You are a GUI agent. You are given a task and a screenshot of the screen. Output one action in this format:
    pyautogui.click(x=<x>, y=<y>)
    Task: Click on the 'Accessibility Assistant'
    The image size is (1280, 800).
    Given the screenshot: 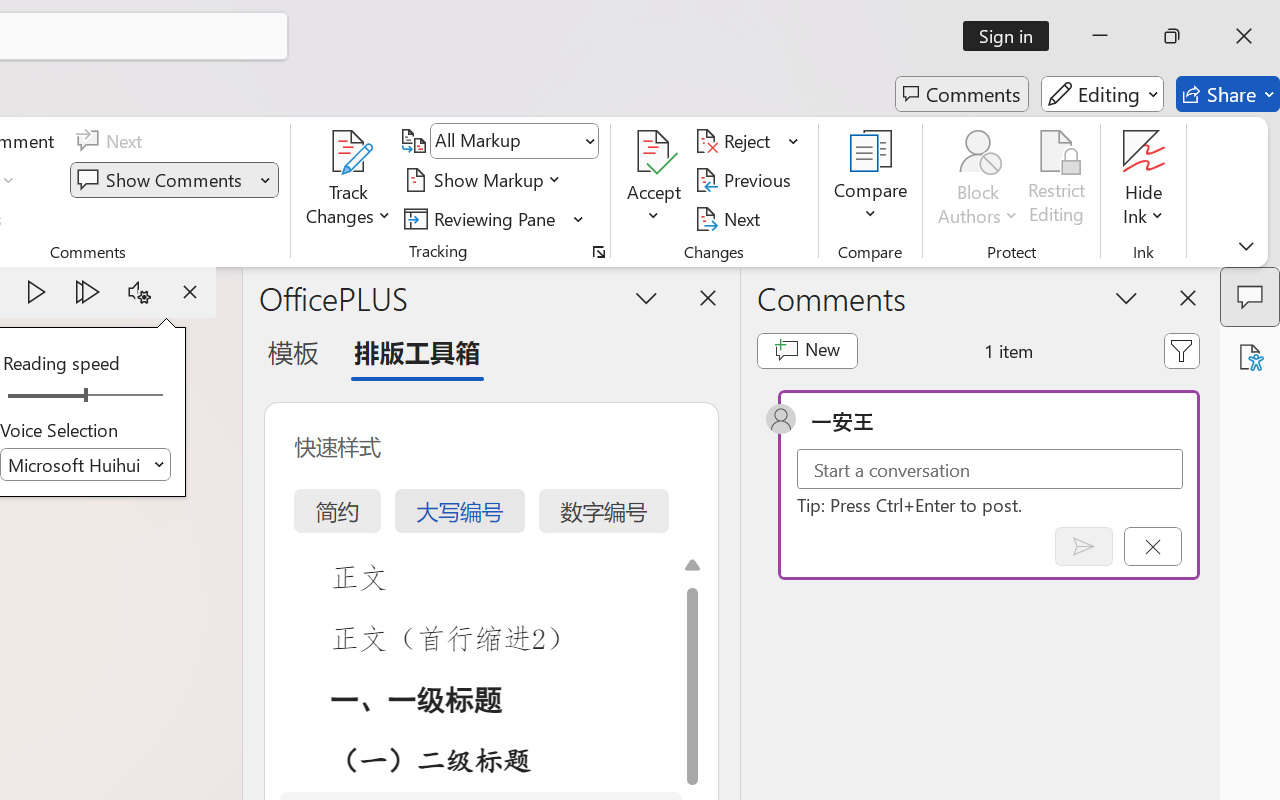 What is the action you would take?
    pyautogui.click(x=1248, y=357)
    